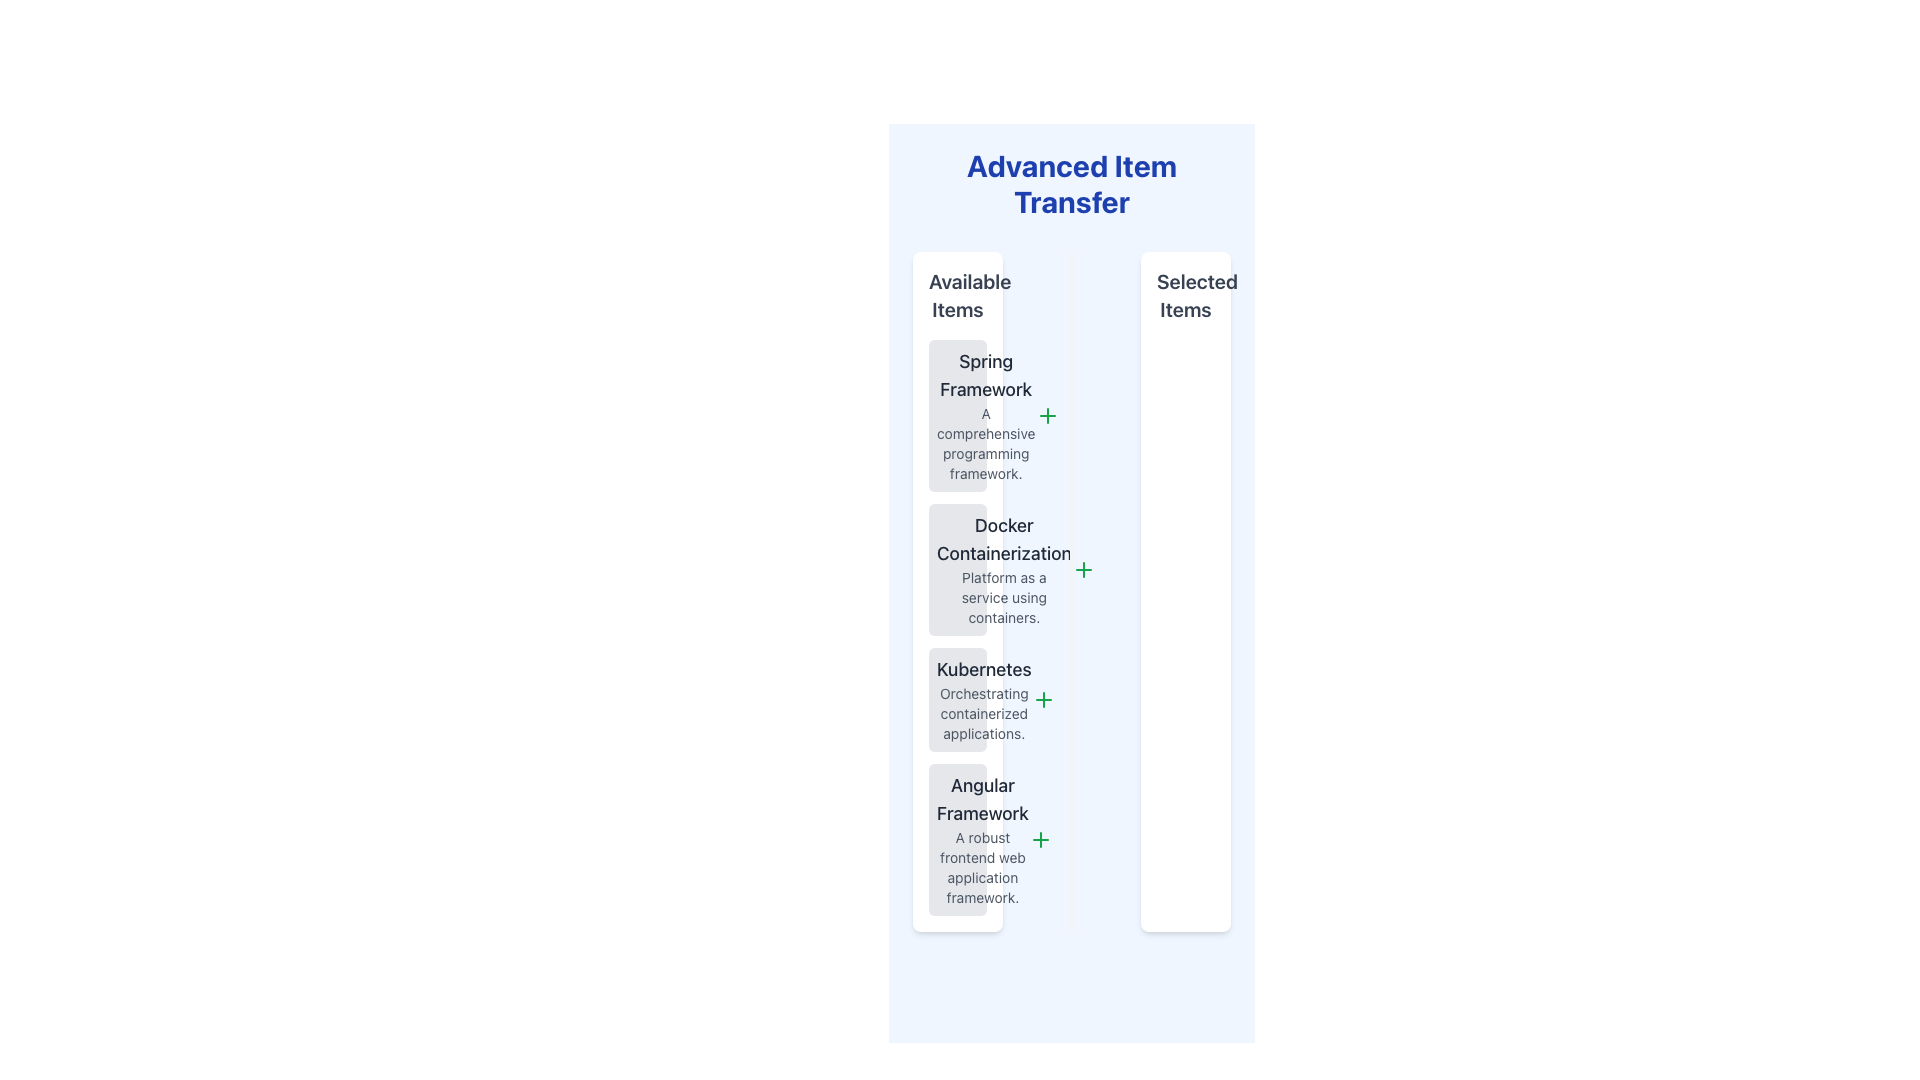  I want to click on the Text Label that identifies the associated description in the 'Available Items' section, which has the text 'Orchestrating containerized applications.', so click(984, 670).